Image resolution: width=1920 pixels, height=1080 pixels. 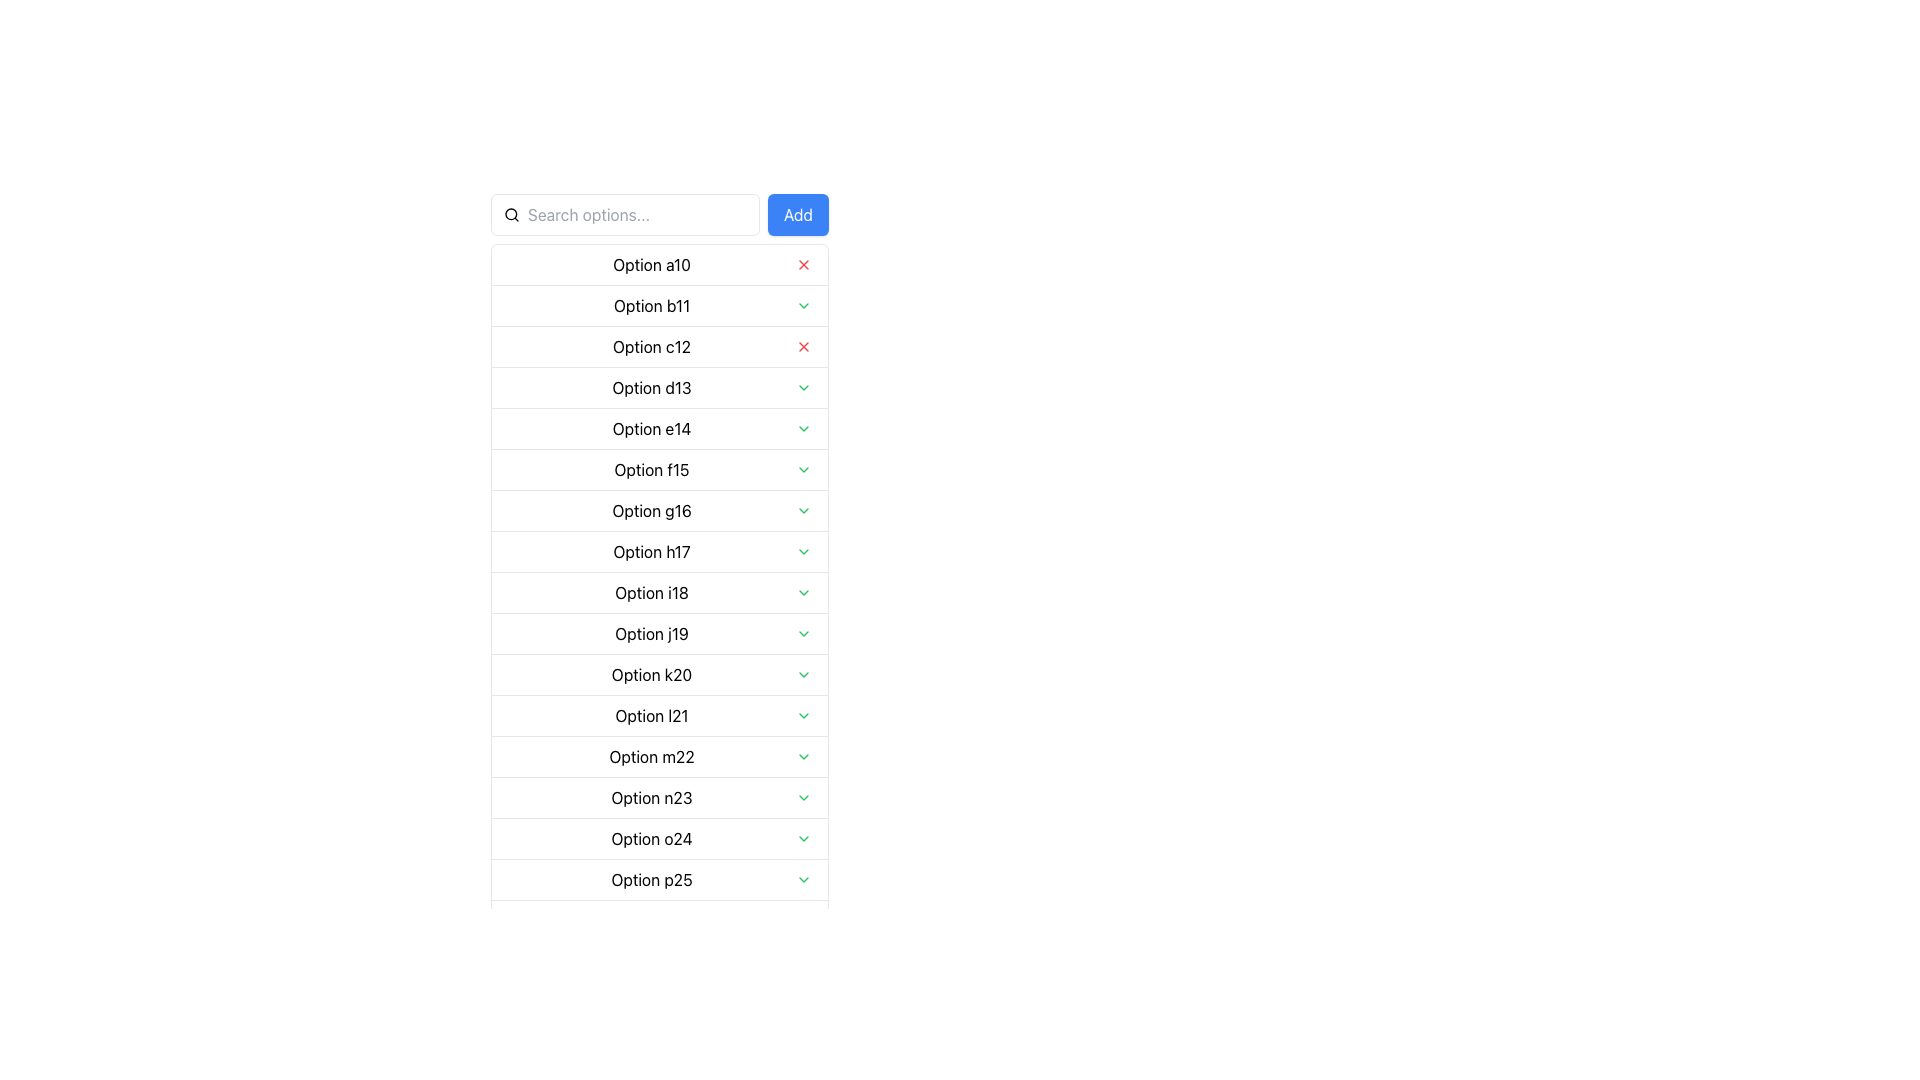 What do you see at coordinates (660, 878) in the screenshot?
I see `the 16th list item in a vertically aligned list of options, which is visually represented as a selectable item between 'Option o24' and 'Option q26'` at bounding box center [660, 878].